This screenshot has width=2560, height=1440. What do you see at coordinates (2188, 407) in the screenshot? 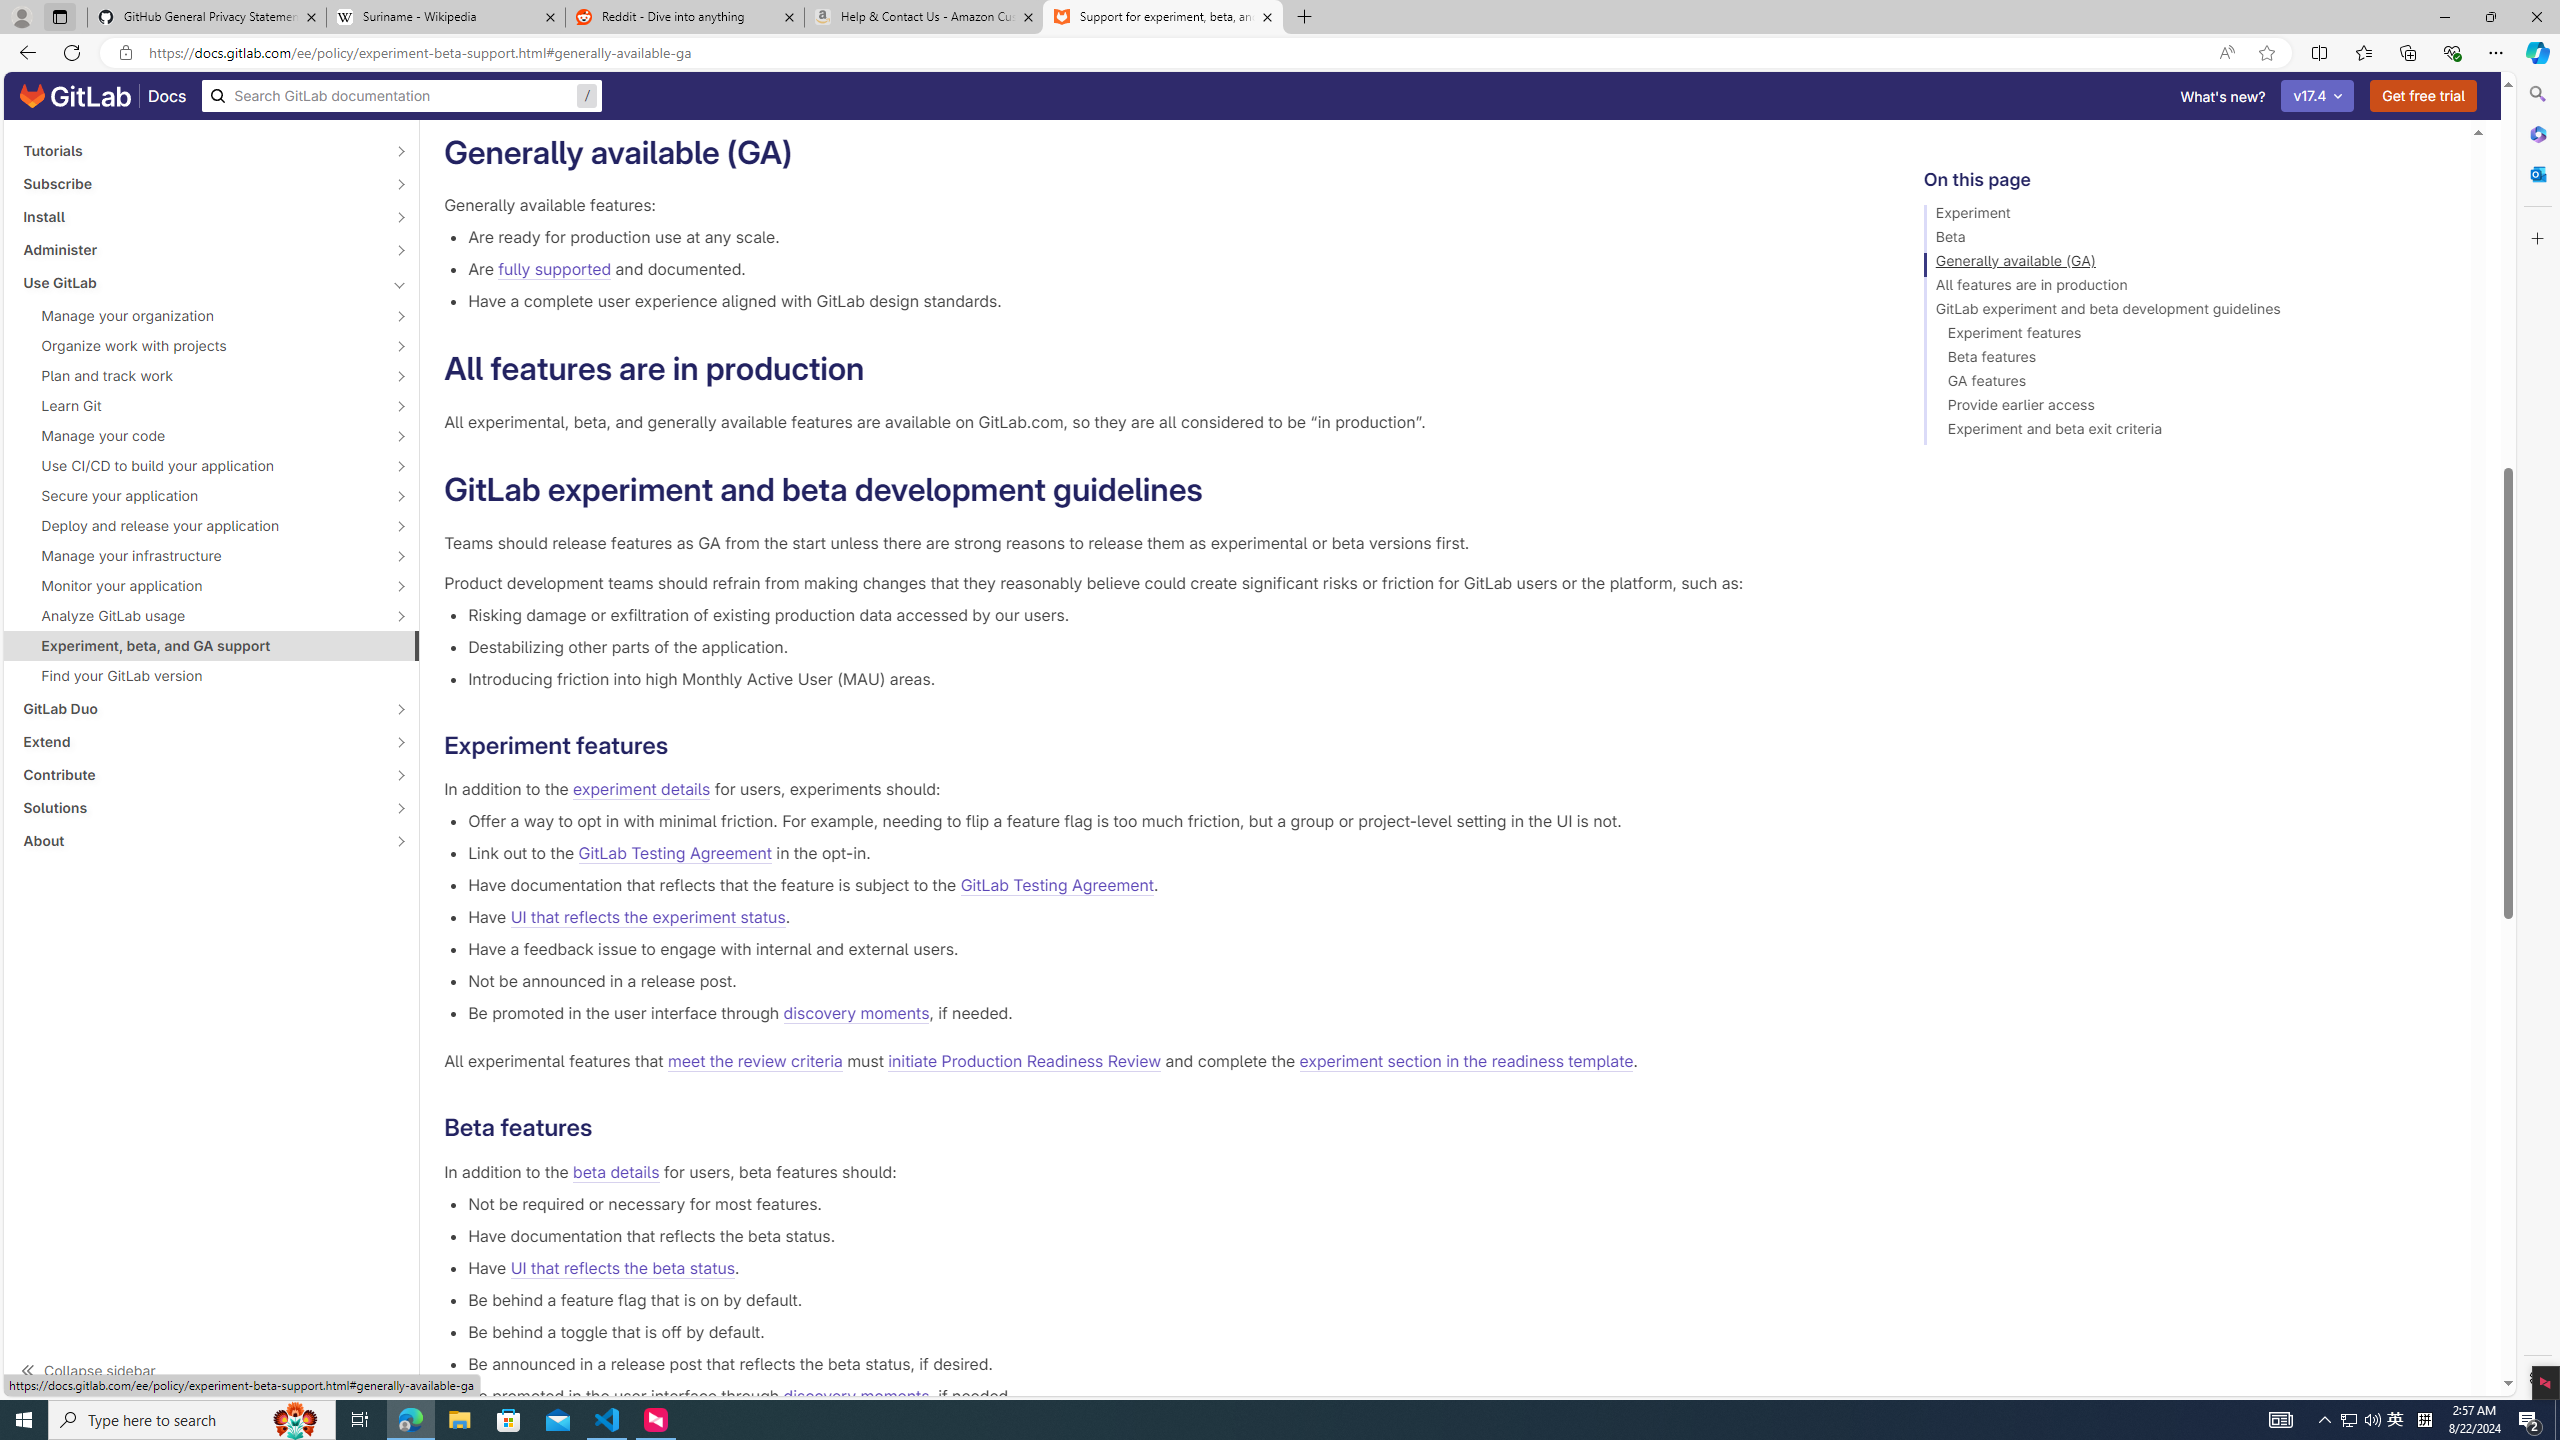
I see `'Provide earlier access'` at bounding box center [2188, 407].